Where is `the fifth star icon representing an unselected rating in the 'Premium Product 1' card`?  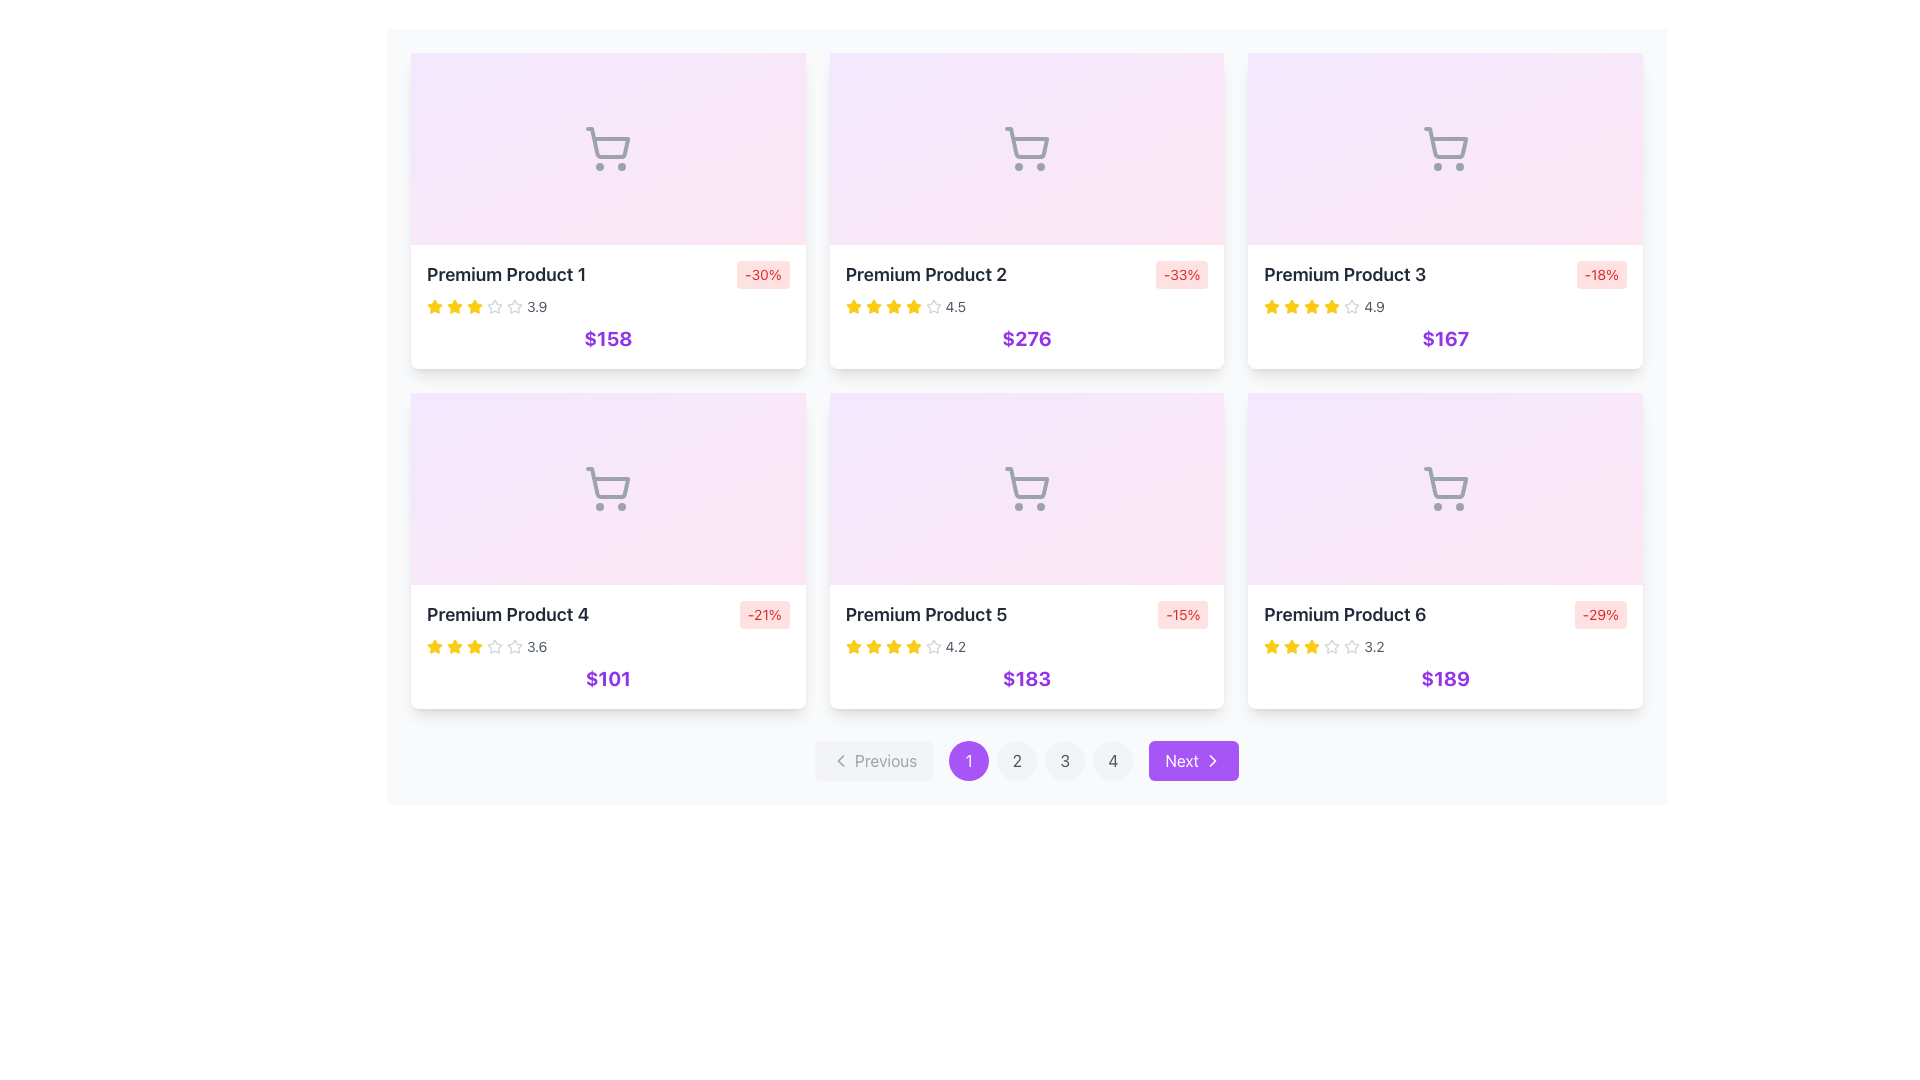
the fifth star icon representing an unselected rating in the 'Premium Product 1' card is located at coordinates (494, 307).